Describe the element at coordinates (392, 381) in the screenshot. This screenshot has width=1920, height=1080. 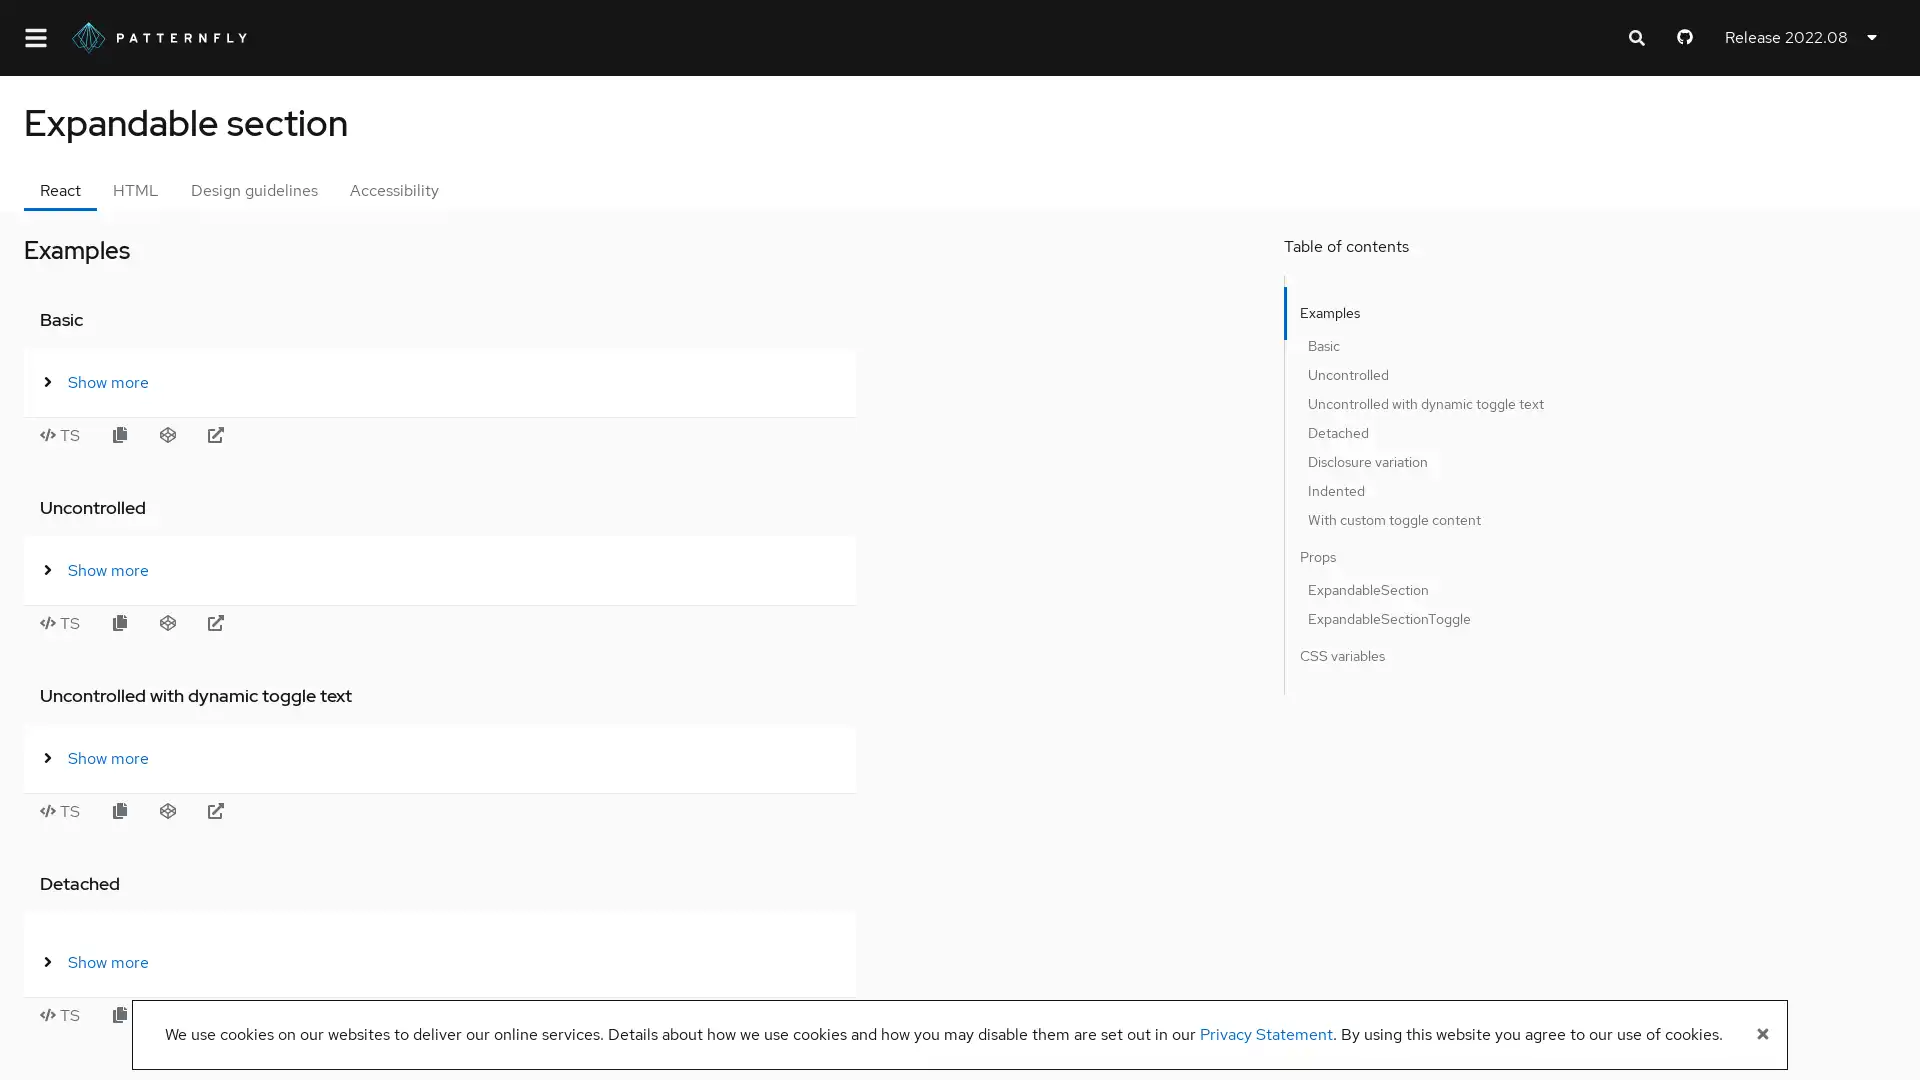
I see `Show more` at that location.